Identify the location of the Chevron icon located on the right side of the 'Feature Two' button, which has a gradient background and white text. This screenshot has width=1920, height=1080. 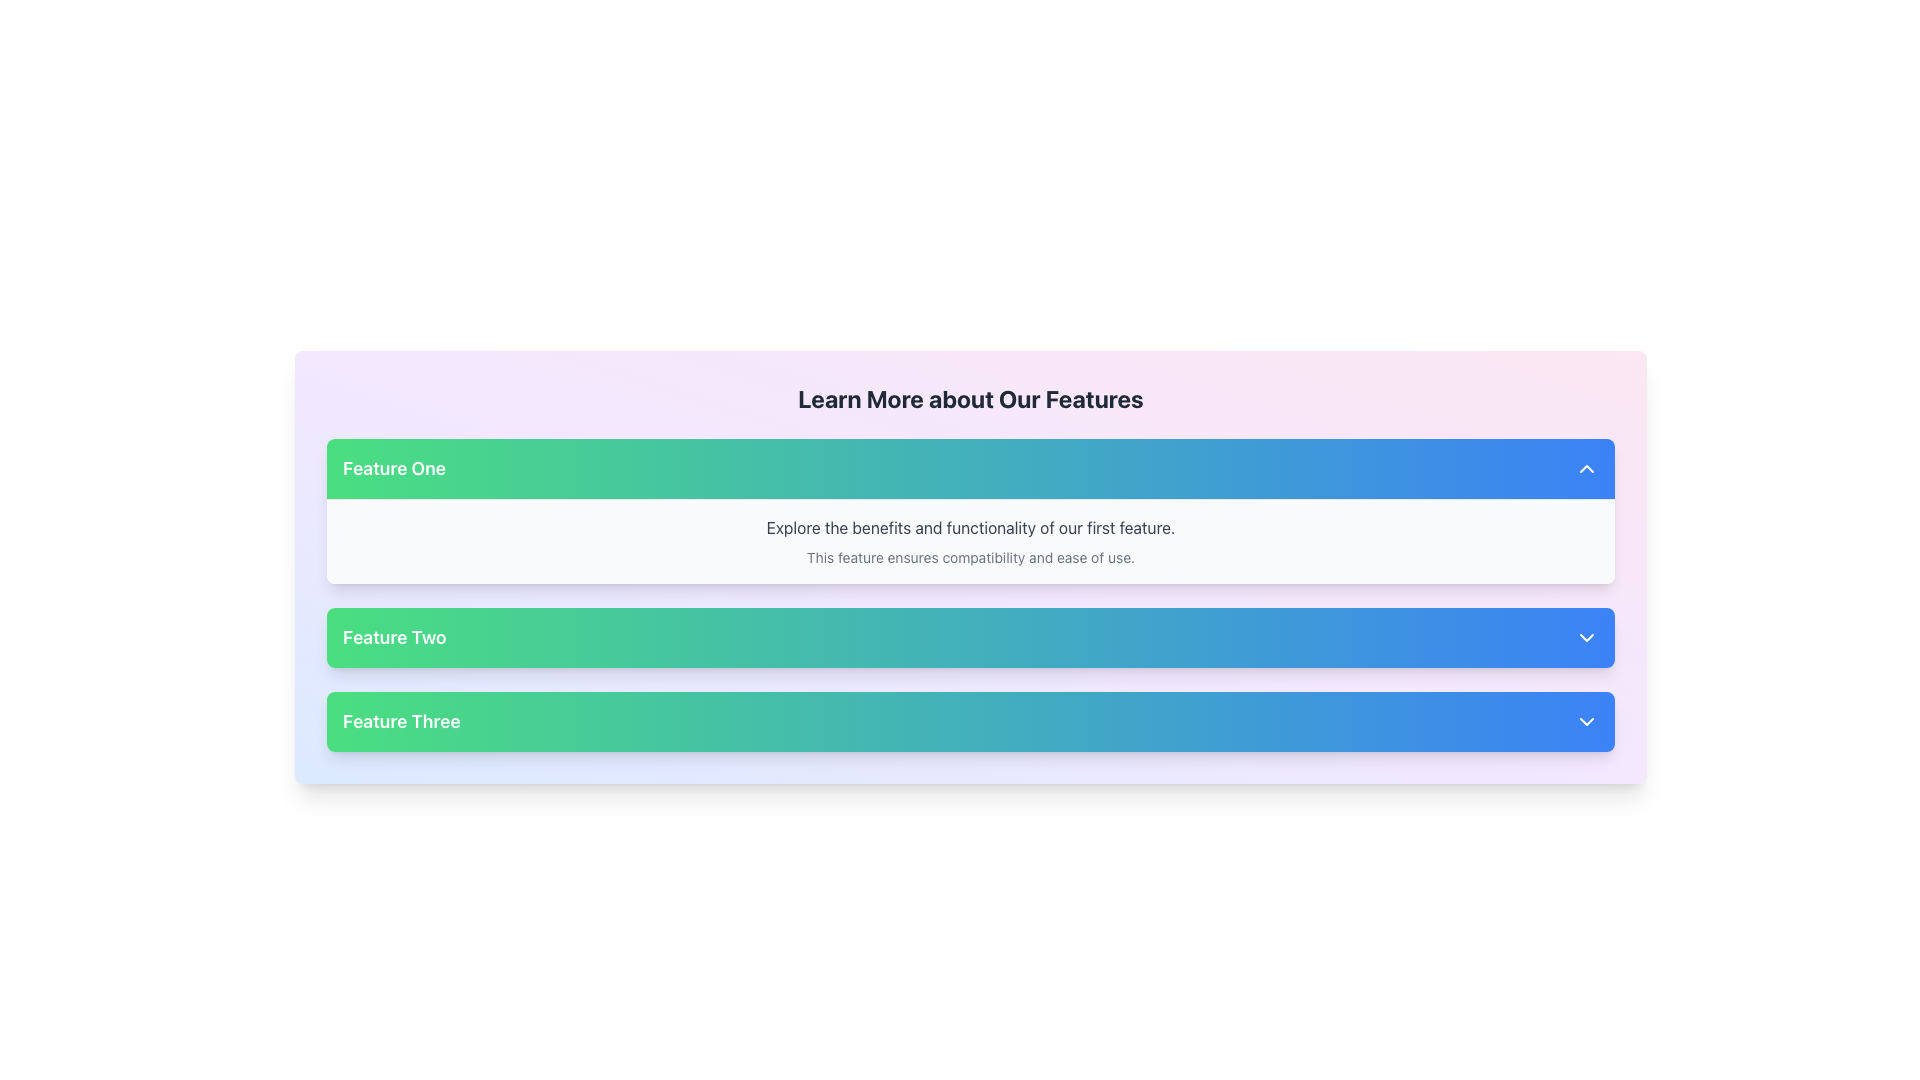
(1586, 637).